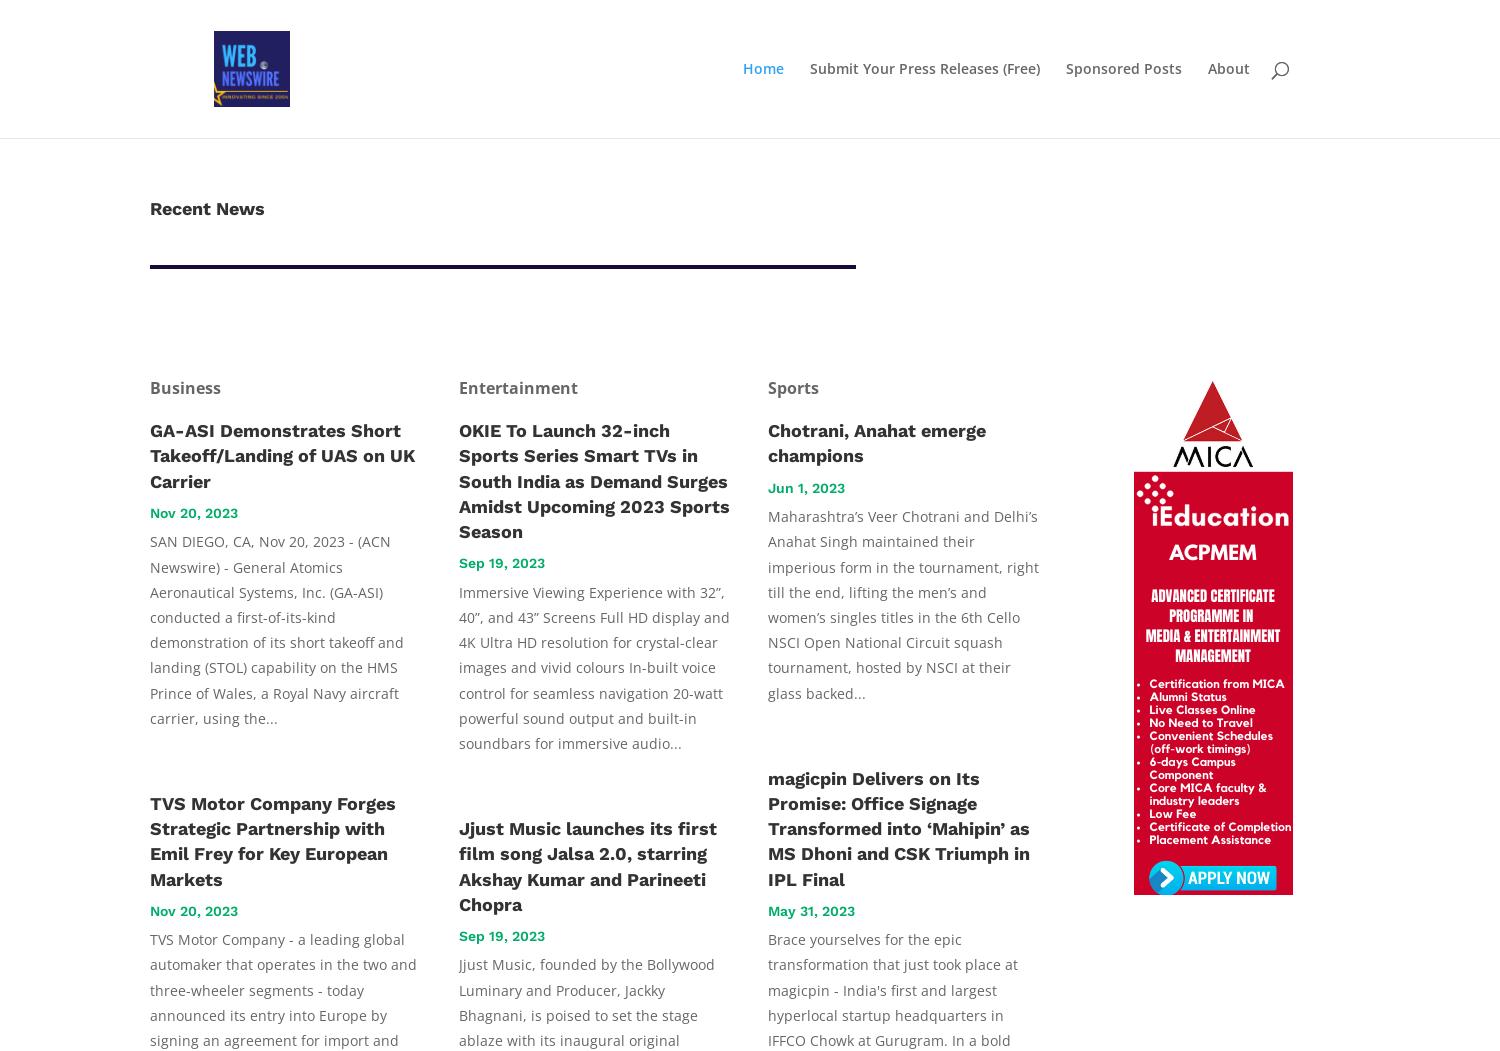  What do you see at coordinates (273, 840) in the screenshot?
I see `'TVS Motor Company Forges Strategic Partnership with Emil Frey for Key European Markets'` at bounding box center [273, 840].